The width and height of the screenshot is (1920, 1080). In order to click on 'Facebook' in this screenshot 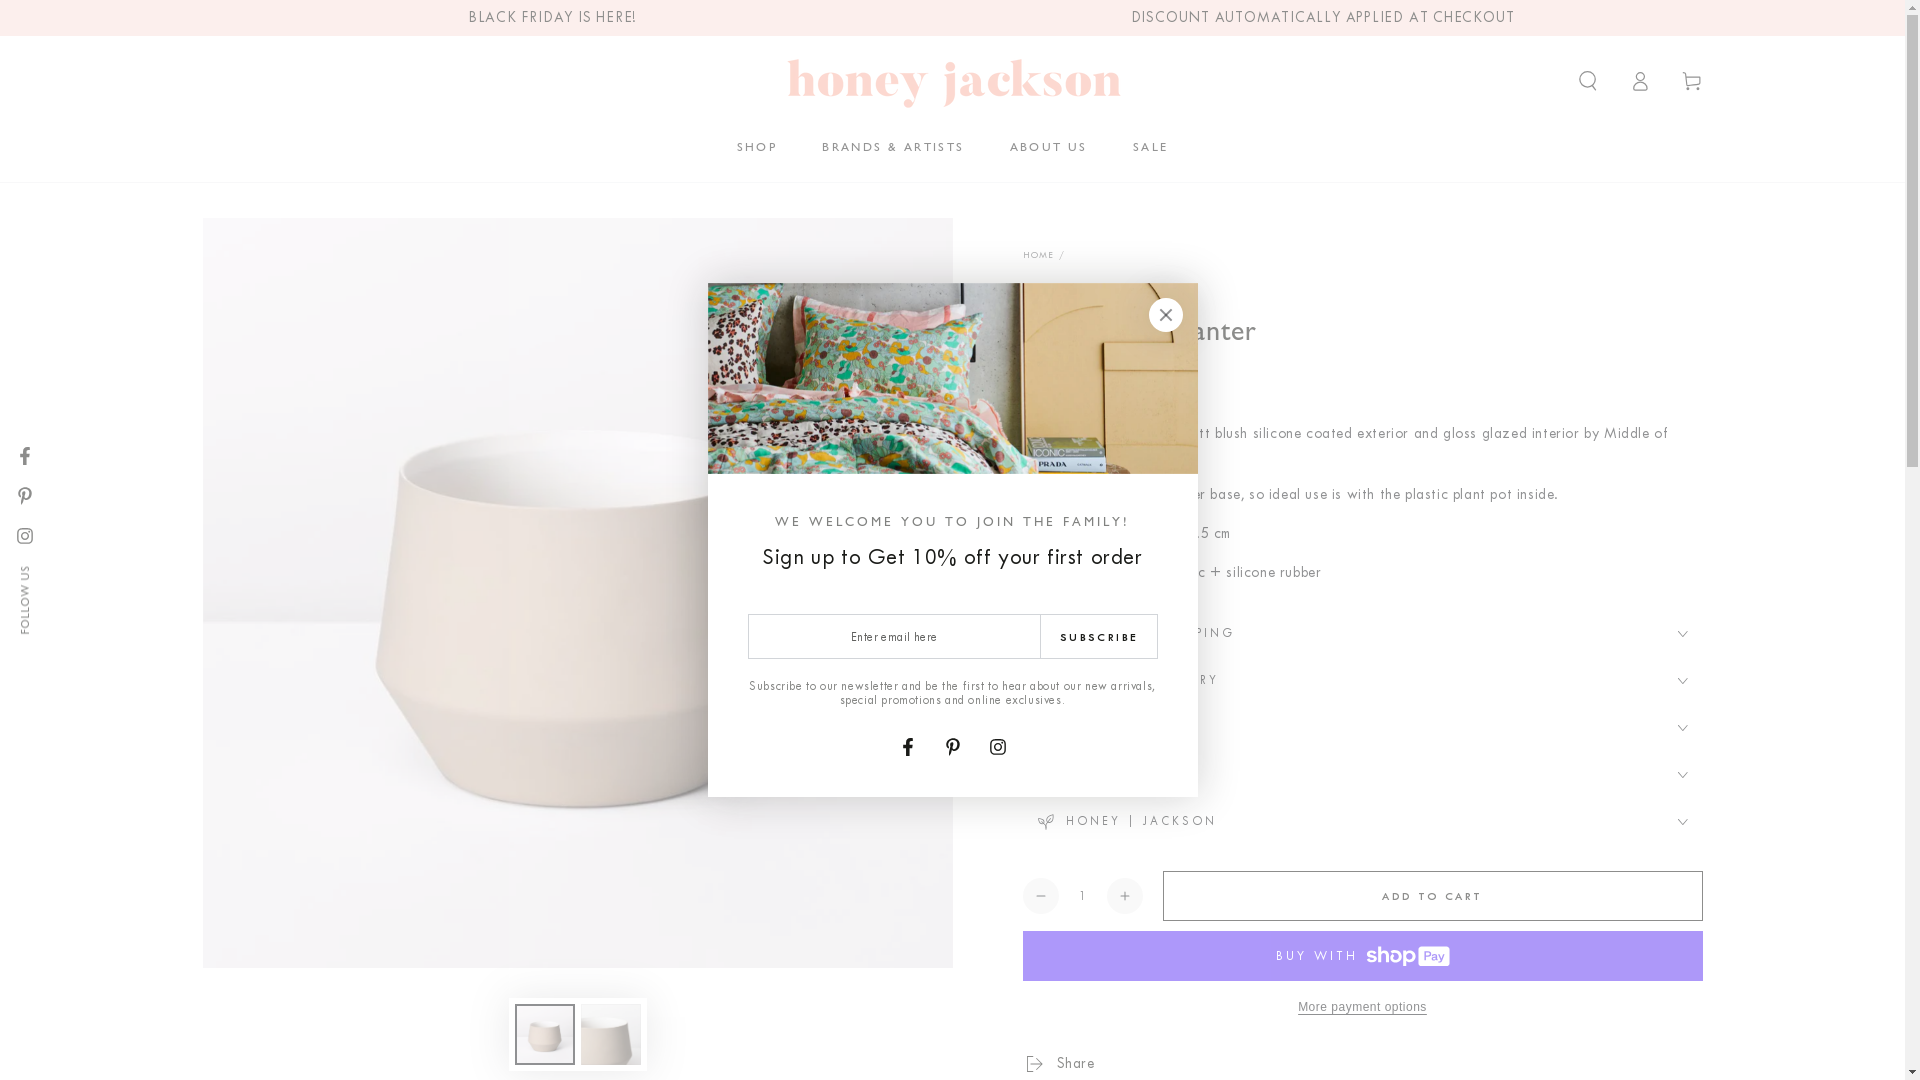, I will do `click(4, 455)`.